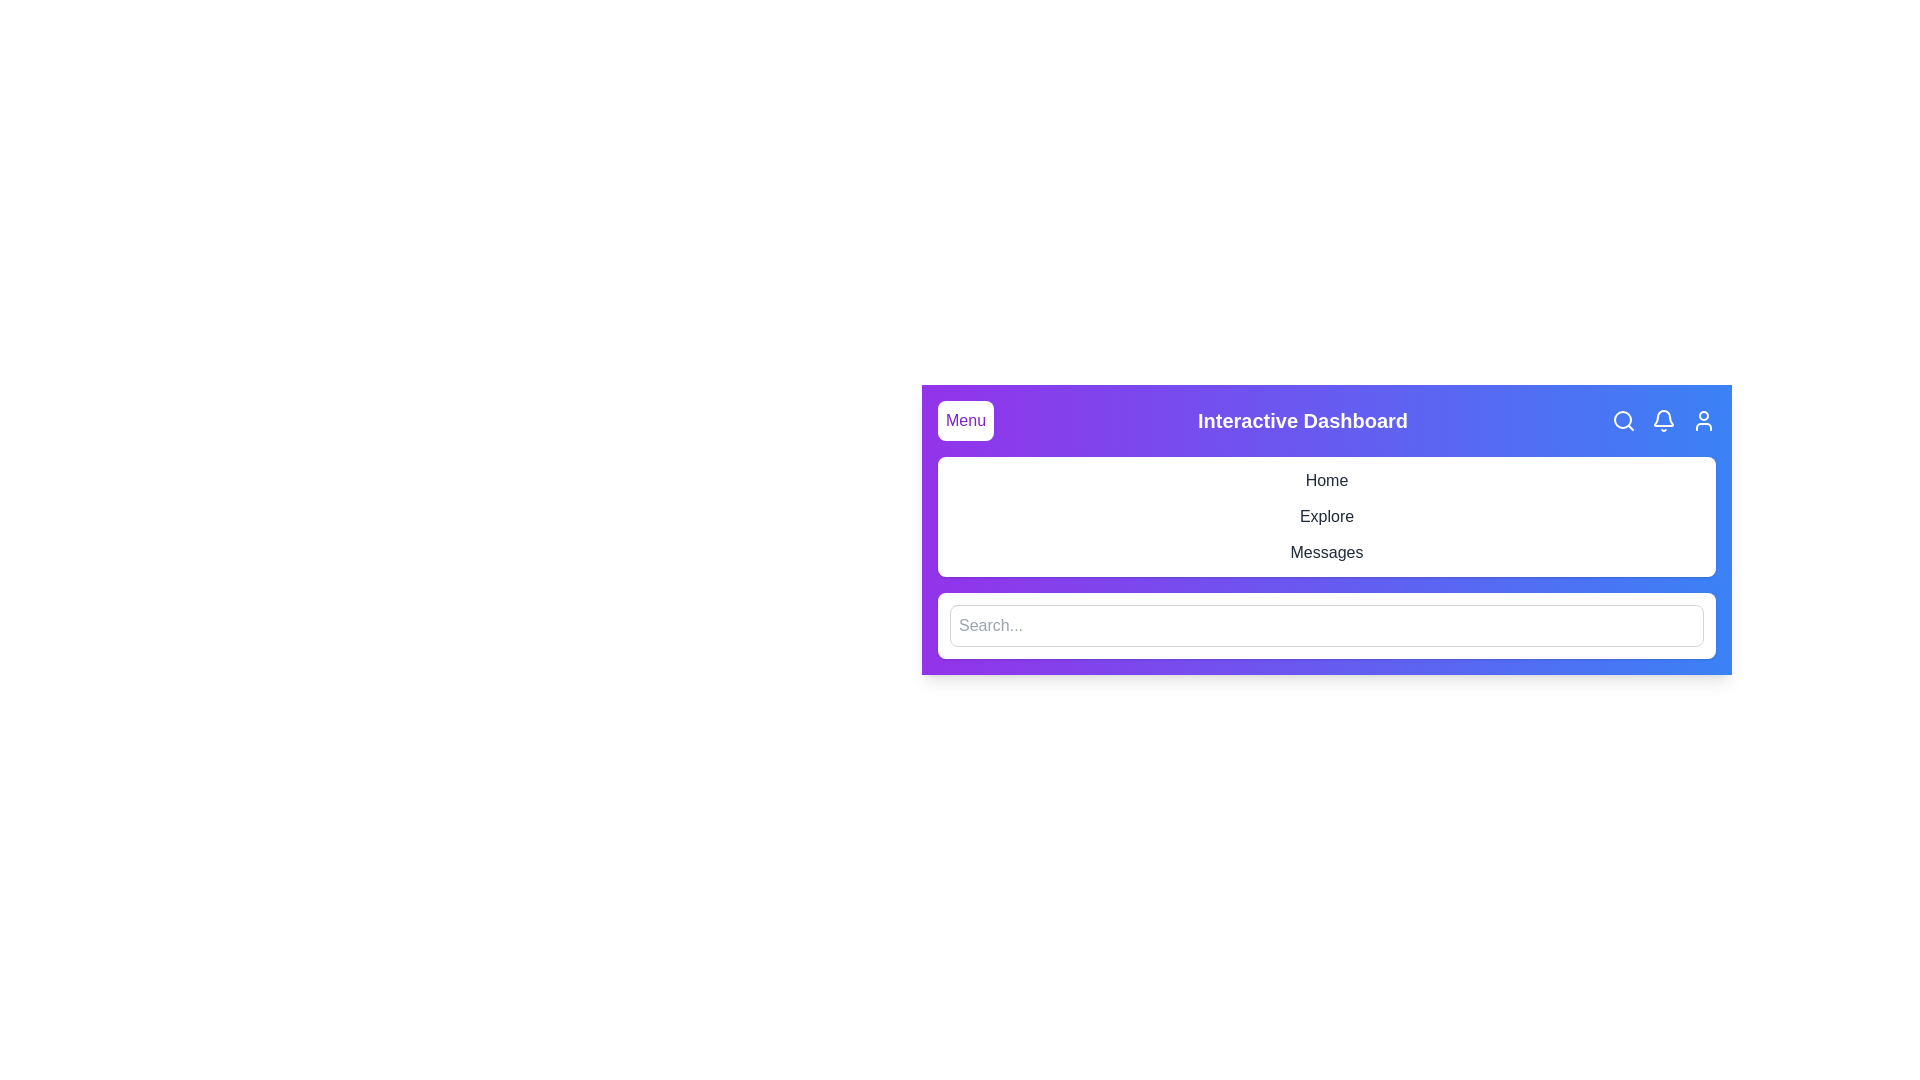 The width and height of the screenshot is (1920, 1080). I want to click on the search icon to toggle the visibility of the search bar, so click(1623, 419).